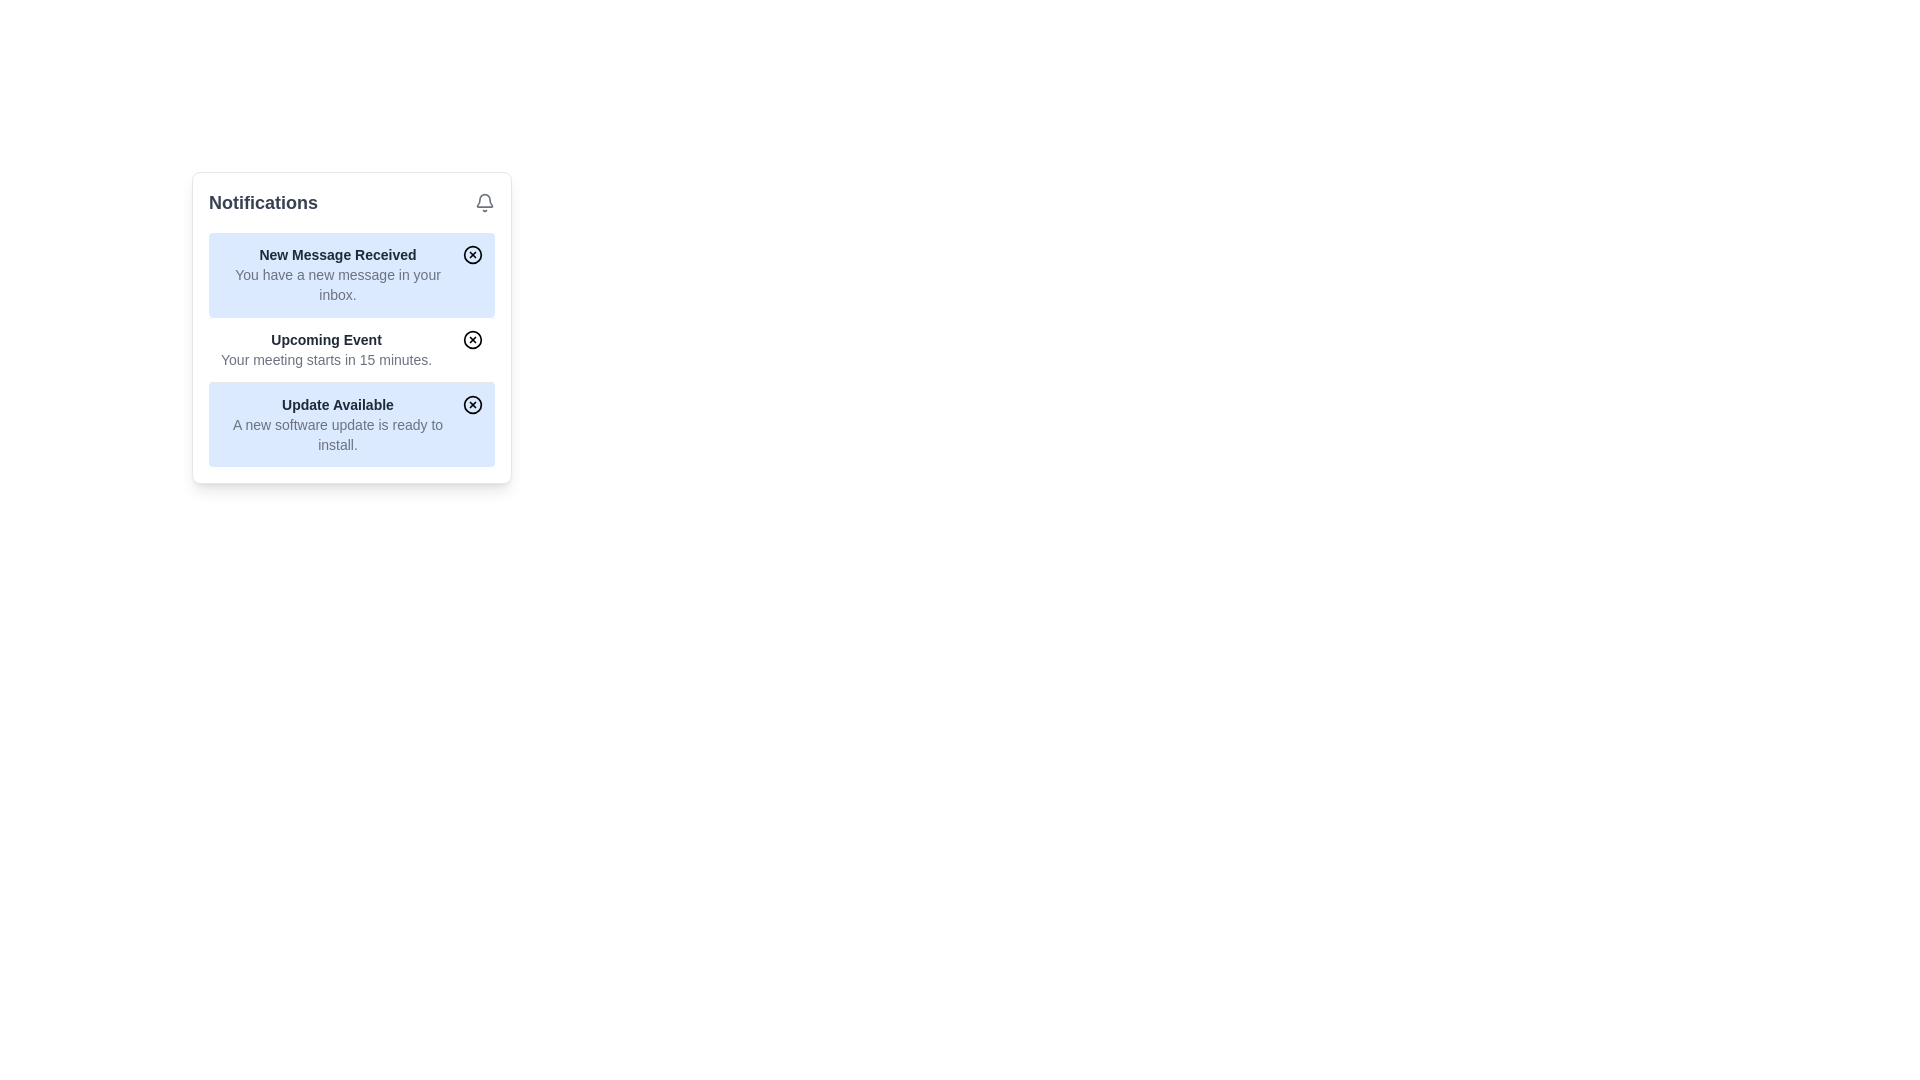  What do you see at coordinates (337, 405) in the screenshot?
I see `the 'Update Available' text label, which is styled in bold with a dark gray color on a light blue background, located in the lower section of the notification panel` at bounding box center [337, 405].